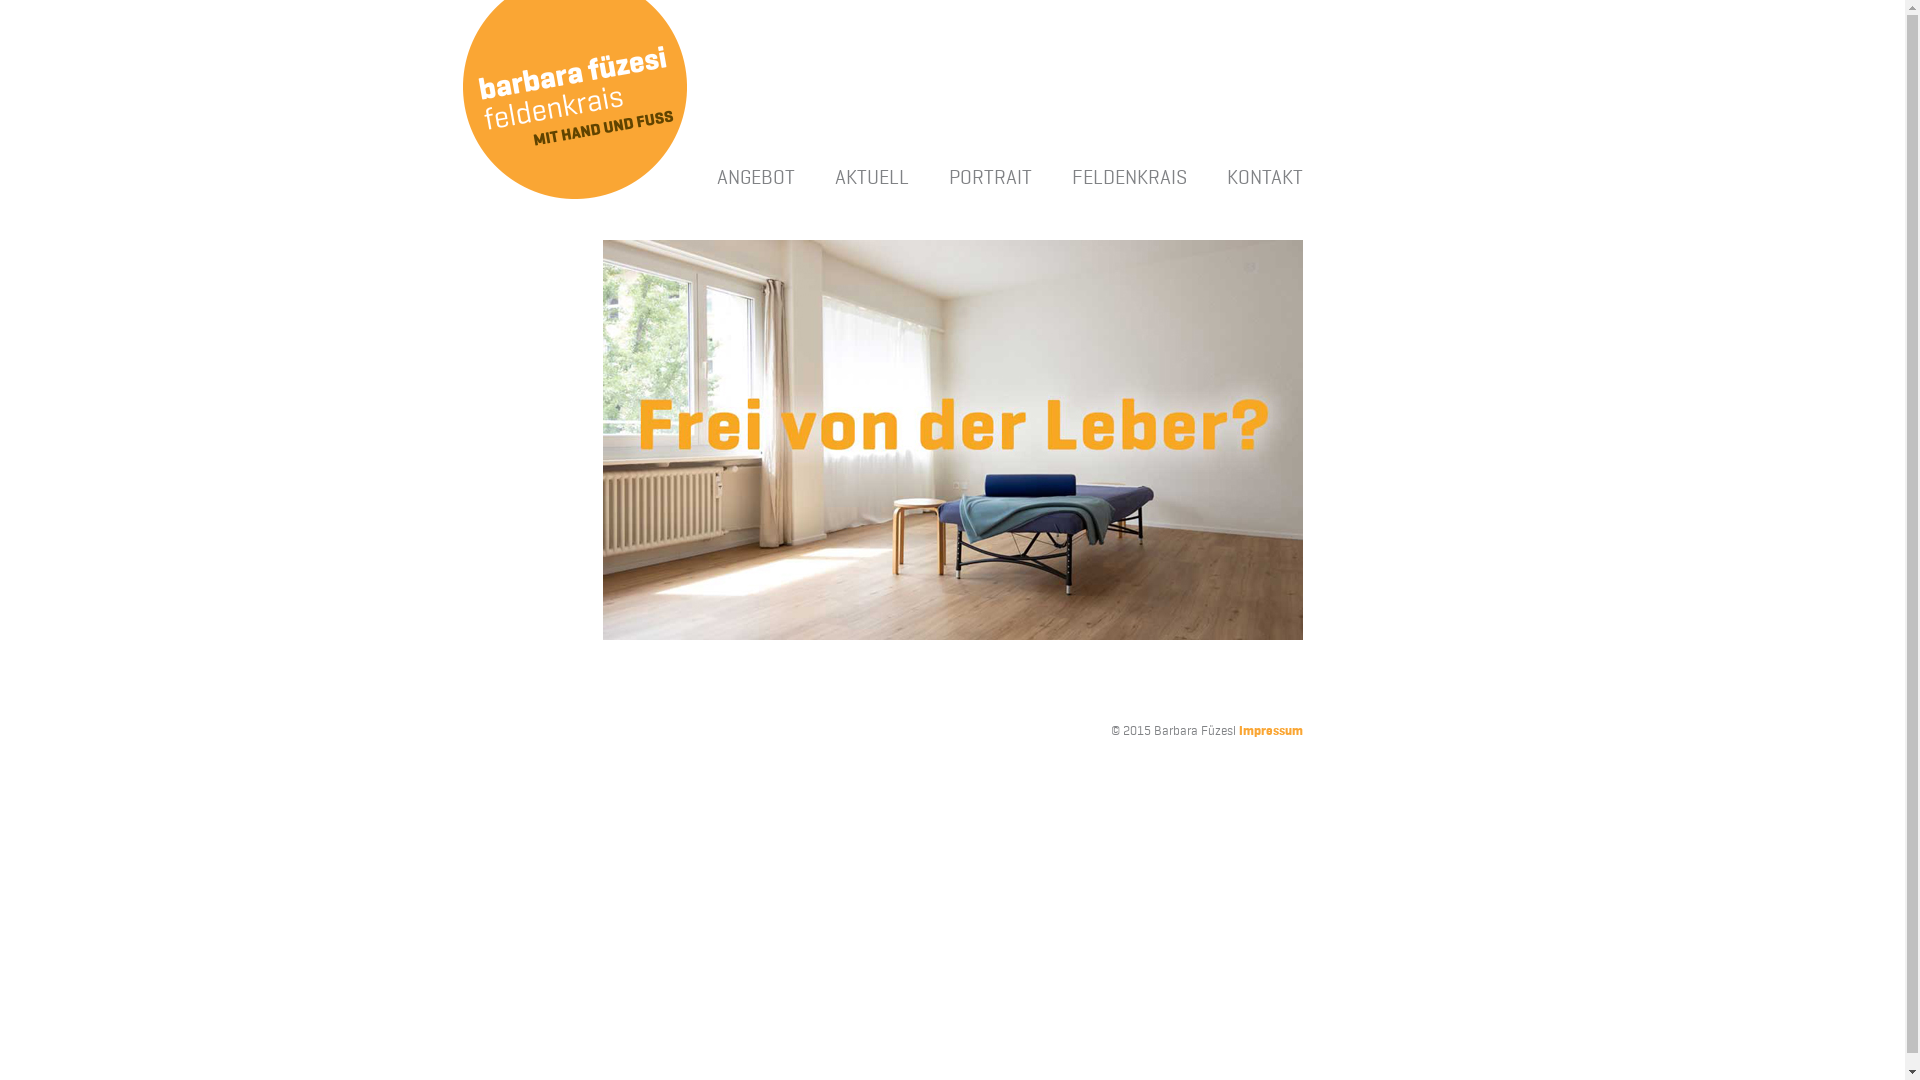 Image resolution: width=1920 pixels, height=1080 pixels. What do you see at coordinates (1224, 176) in the screenshot?
I see `'KONTAKT'` at bounding box center [1224, 176].